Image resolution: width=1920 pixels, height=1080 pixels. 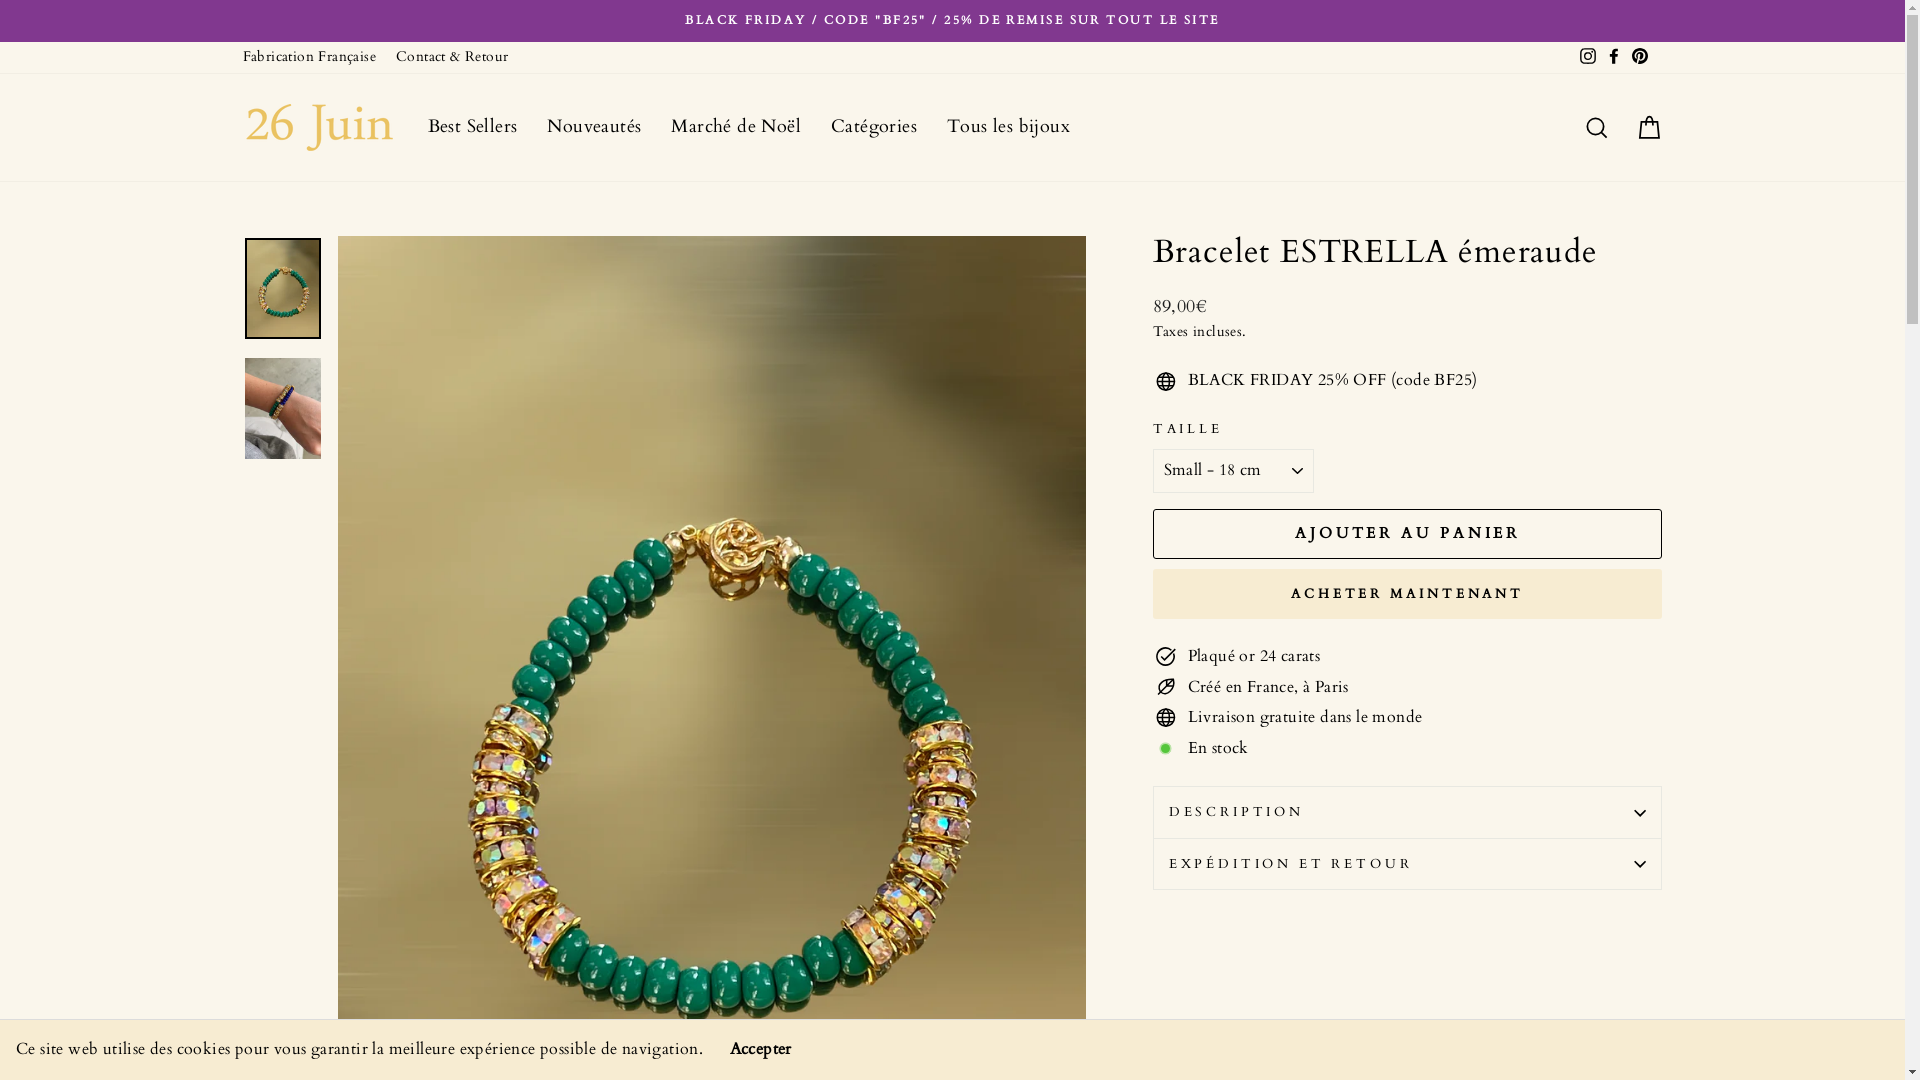 What do you see at coordinates (1406, 593) in the screenshot?
I see `'ACHETER MAINTENANT'` at bounding box center [1406, 593].